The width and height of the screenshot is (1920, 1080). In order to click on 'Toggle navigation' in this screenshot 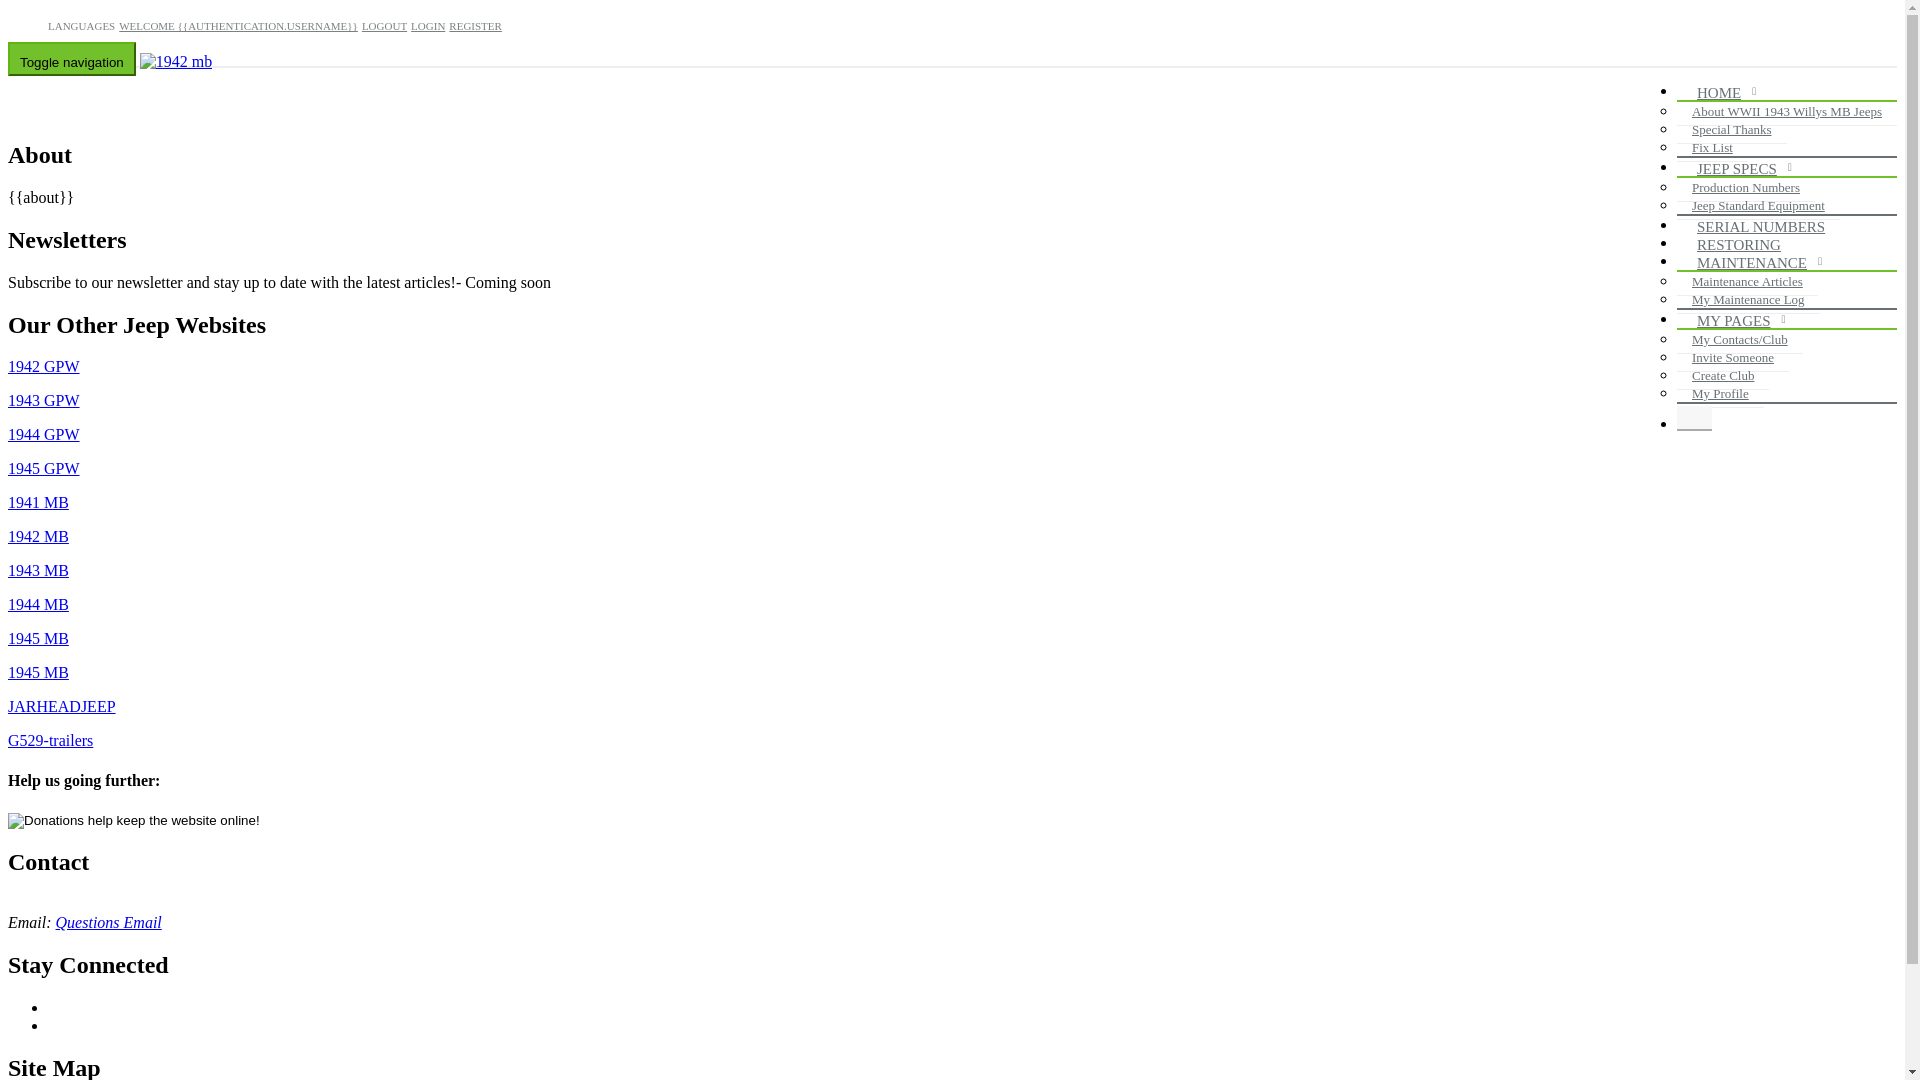, I will do `click(72, 57)`.